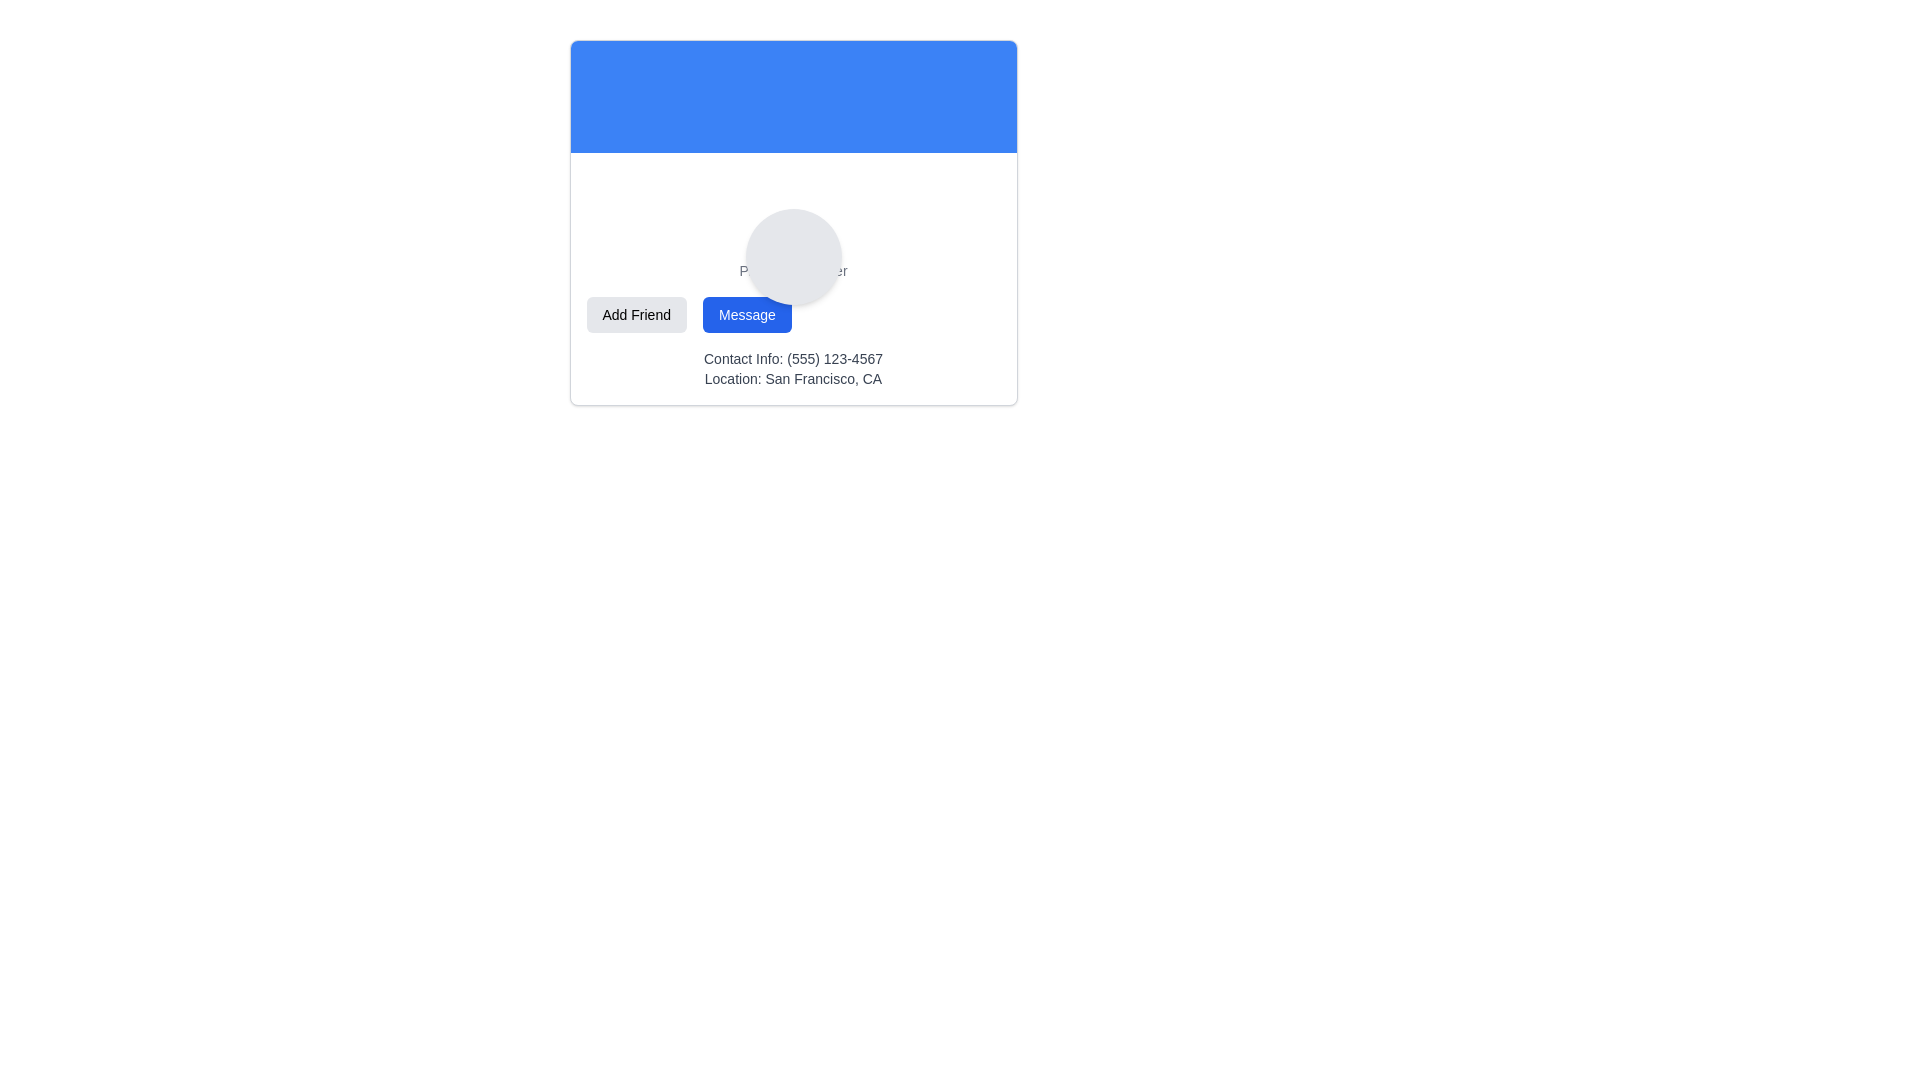 The image size is (1920, 1080). What do you see at coordinates (635, 315) in the screenshot?
I see `the 'Add Friend' button, which is a rectangular button with the text 'Add Friend' in black on a light gray background, located to the left of the 'Message' button` at bounding box center [635, 315].